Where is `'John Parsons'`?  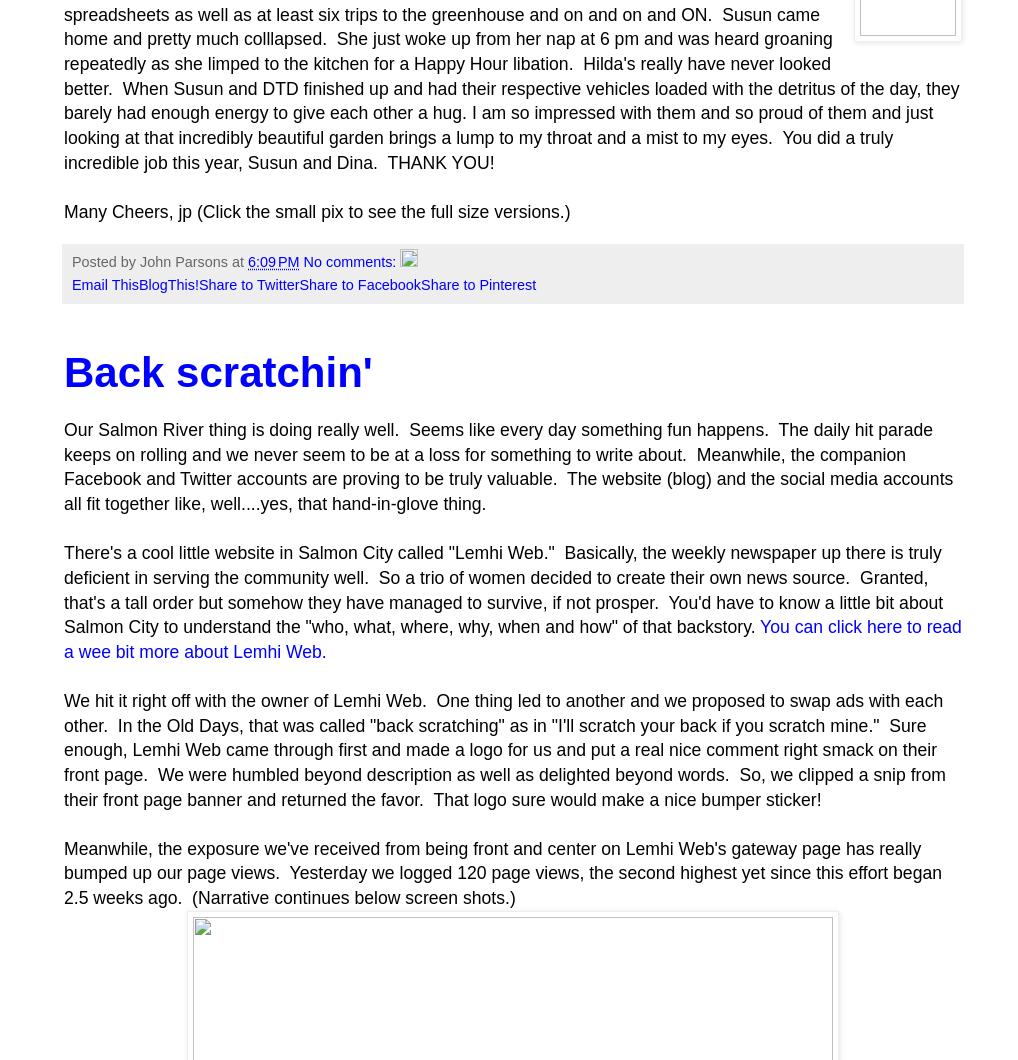 'John Parsons' is located at coordinates (183, 261).